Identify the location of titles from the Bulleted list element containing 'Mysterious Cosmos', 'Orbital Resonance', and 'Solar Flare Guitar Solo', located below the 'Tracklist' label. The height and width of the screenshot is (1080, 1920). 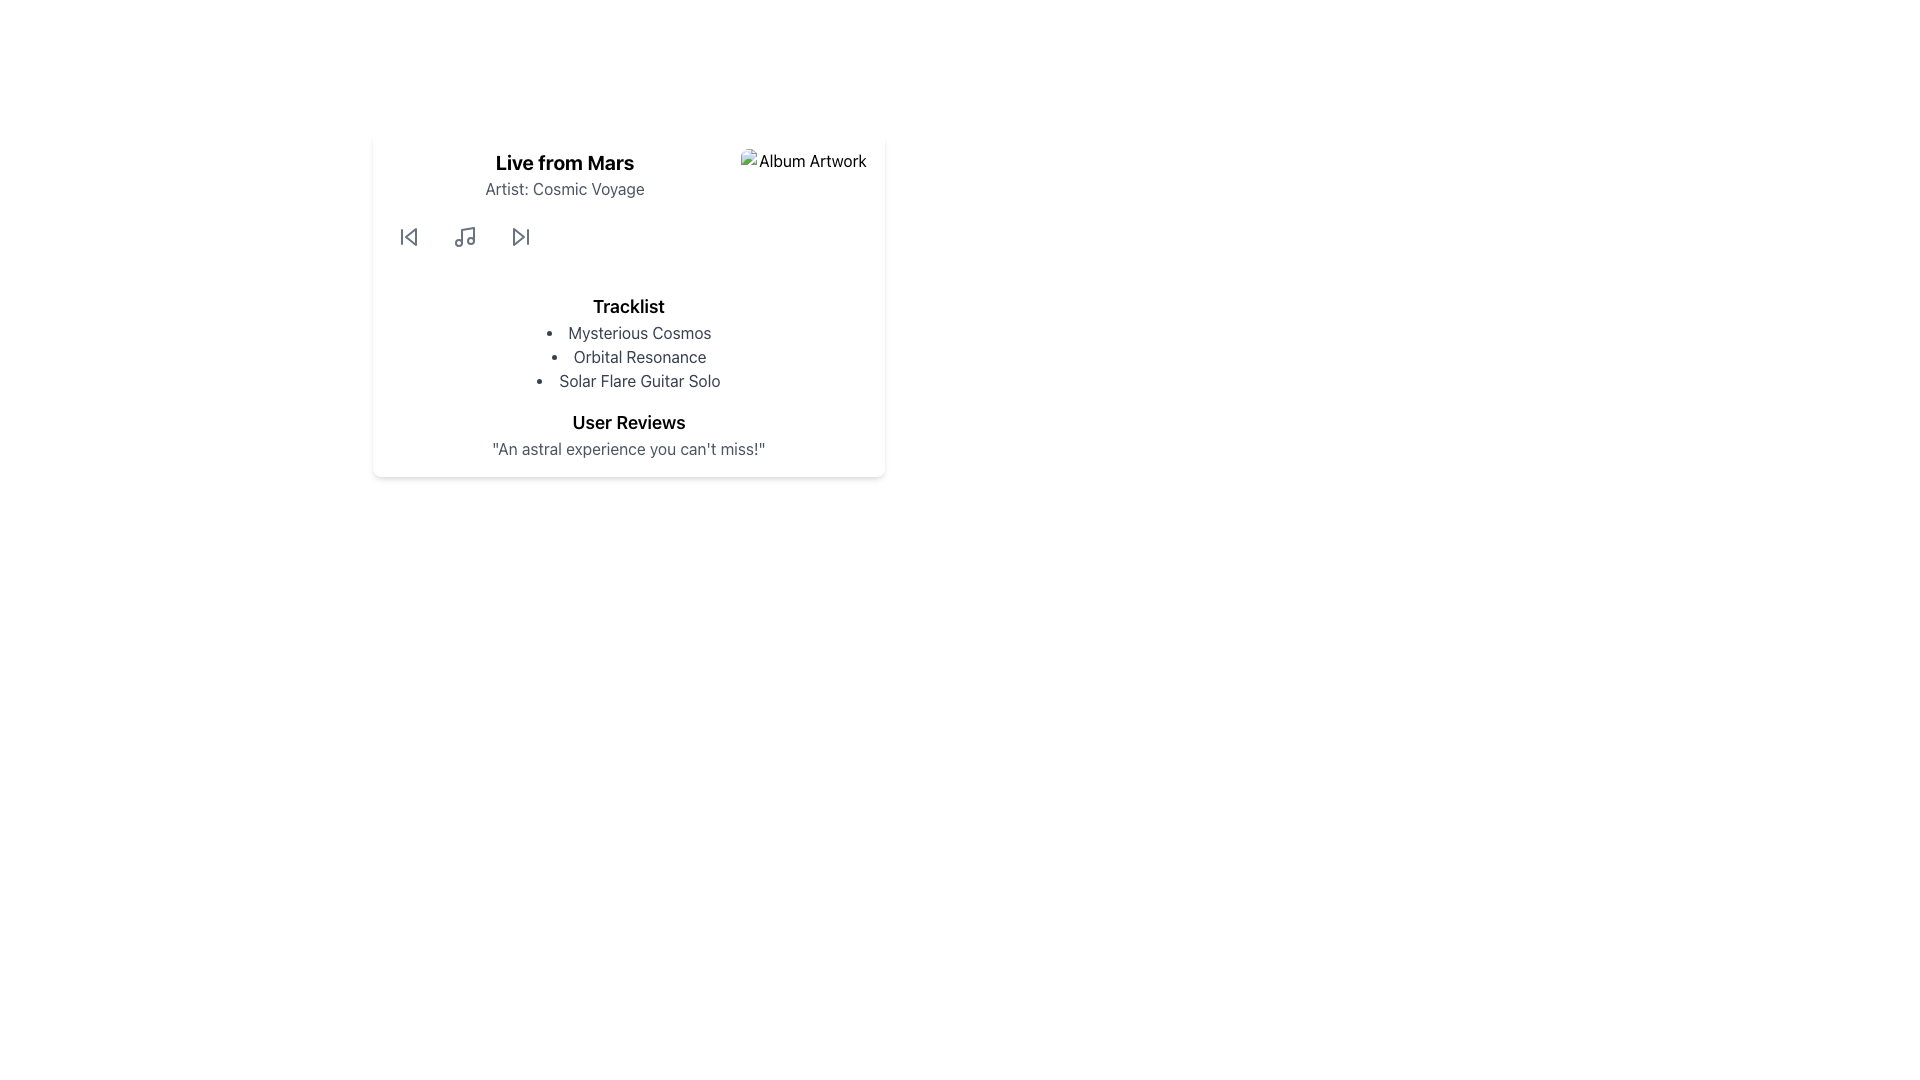
(627, 356).